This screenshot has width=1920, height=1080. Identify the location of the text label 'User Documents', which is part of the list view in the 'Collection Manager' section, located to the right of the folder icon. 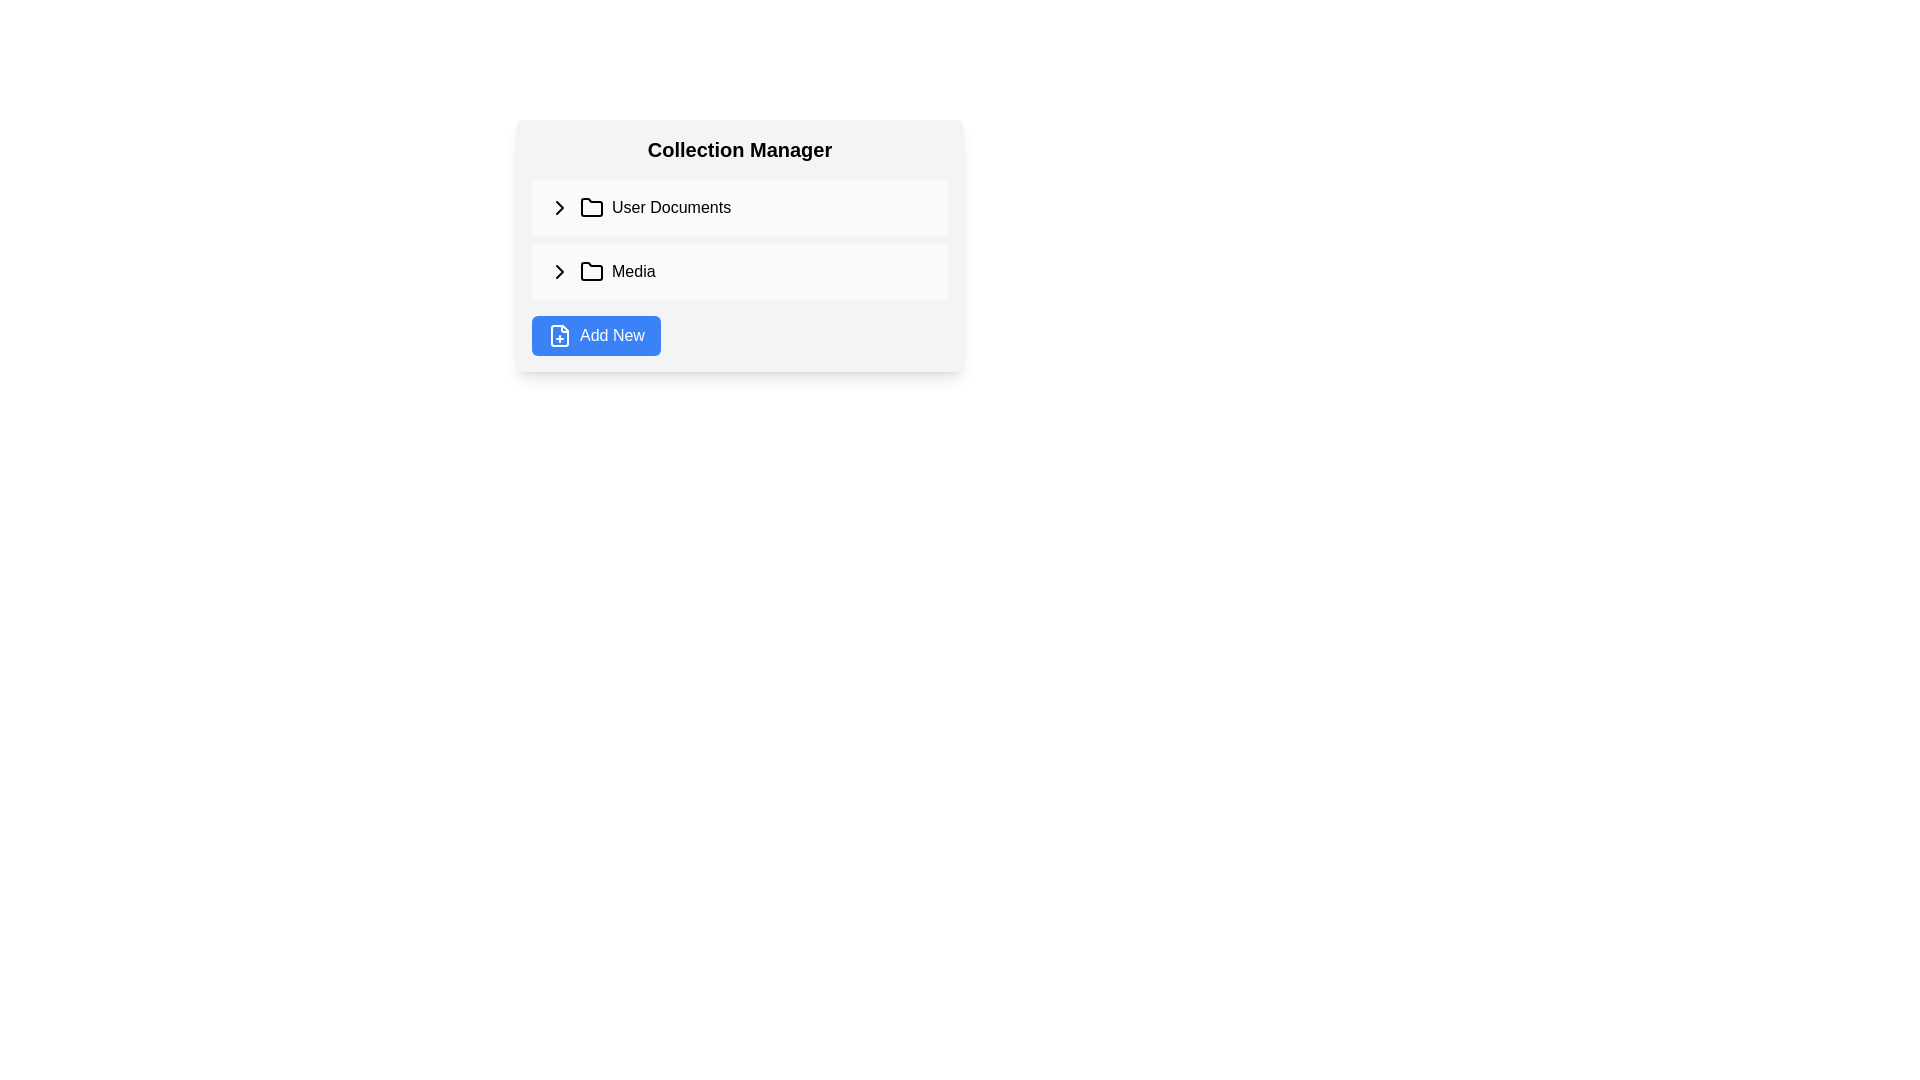
(671, 208).